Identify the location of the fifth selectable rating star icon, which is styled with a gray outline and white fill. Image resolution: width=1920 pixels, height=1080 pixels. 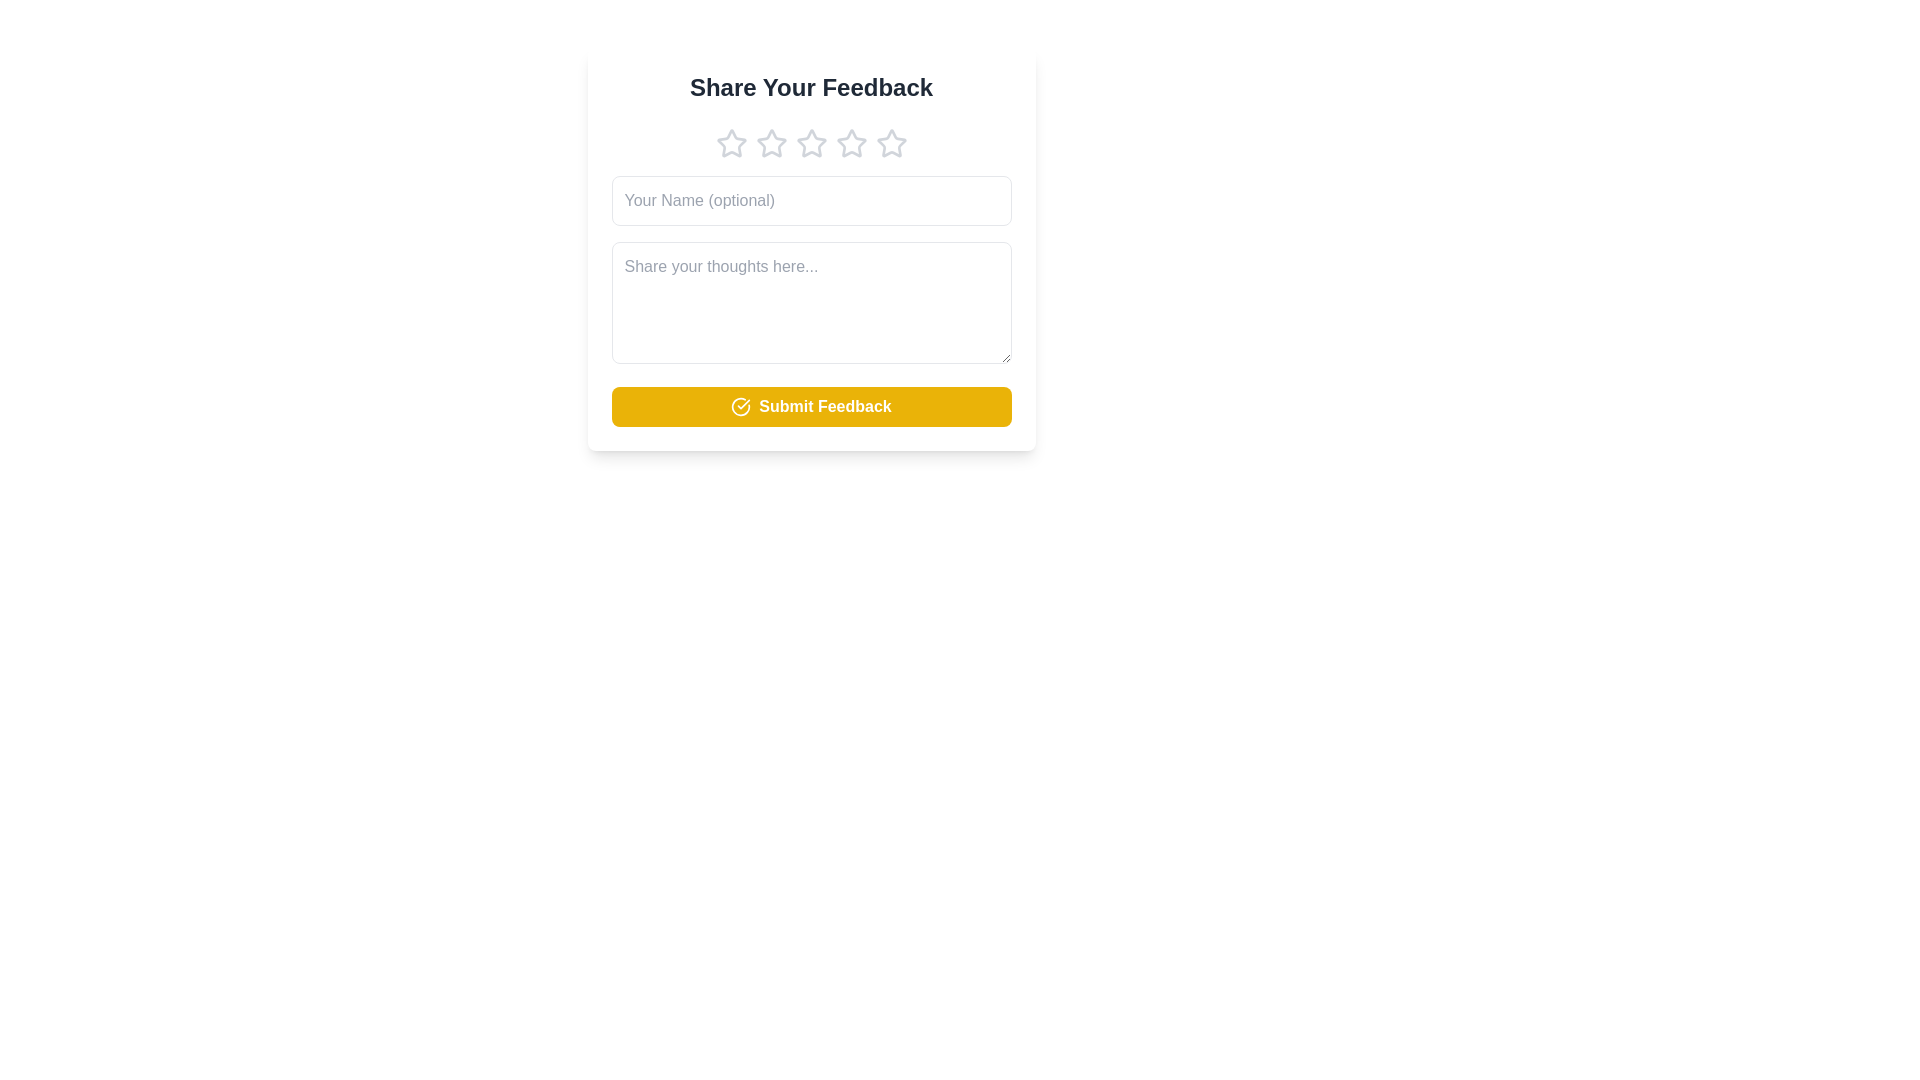
(890, 142).